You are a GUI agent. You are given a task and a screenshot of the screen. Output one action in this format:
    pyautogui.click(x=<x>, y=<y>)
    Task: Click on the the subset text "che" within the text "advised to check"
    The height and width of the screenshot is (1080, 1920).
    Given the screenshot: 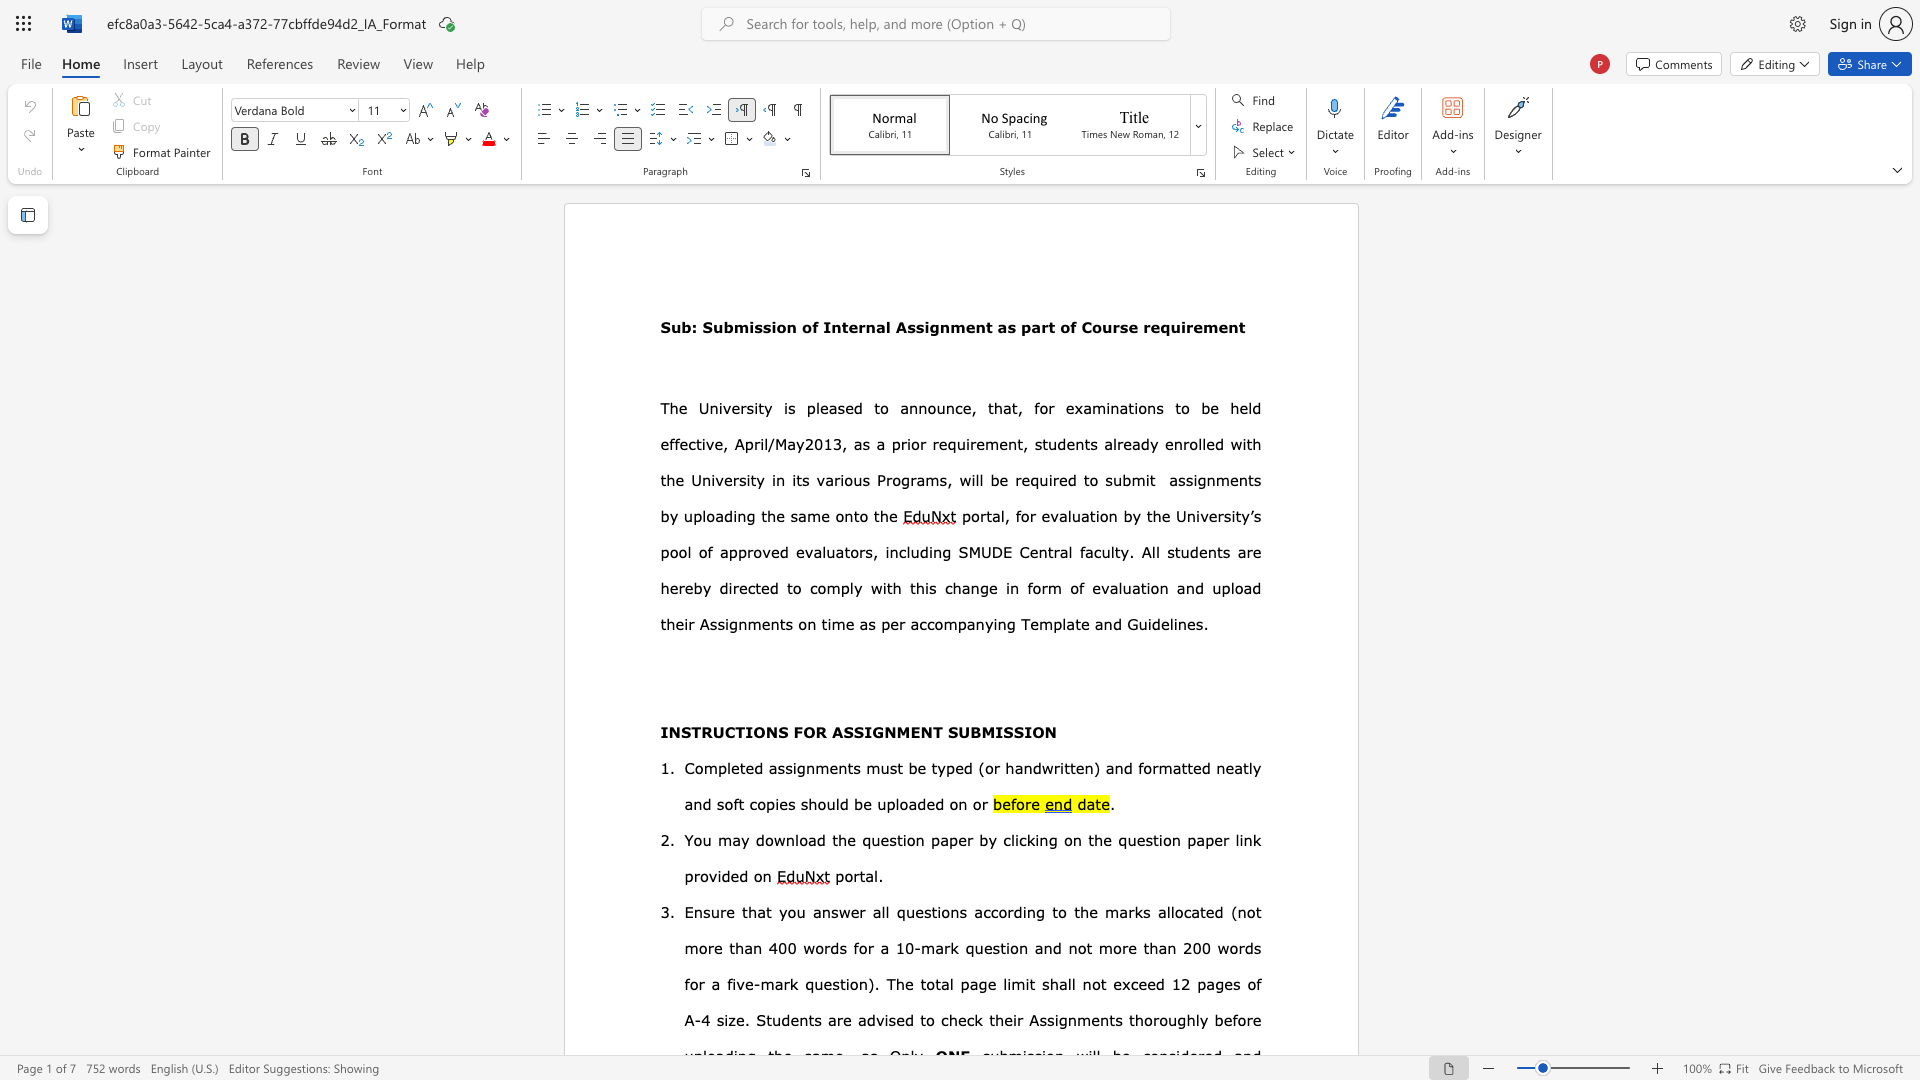 What is the action you would take?
    pyautogui.click(x=939, y=1019)
    